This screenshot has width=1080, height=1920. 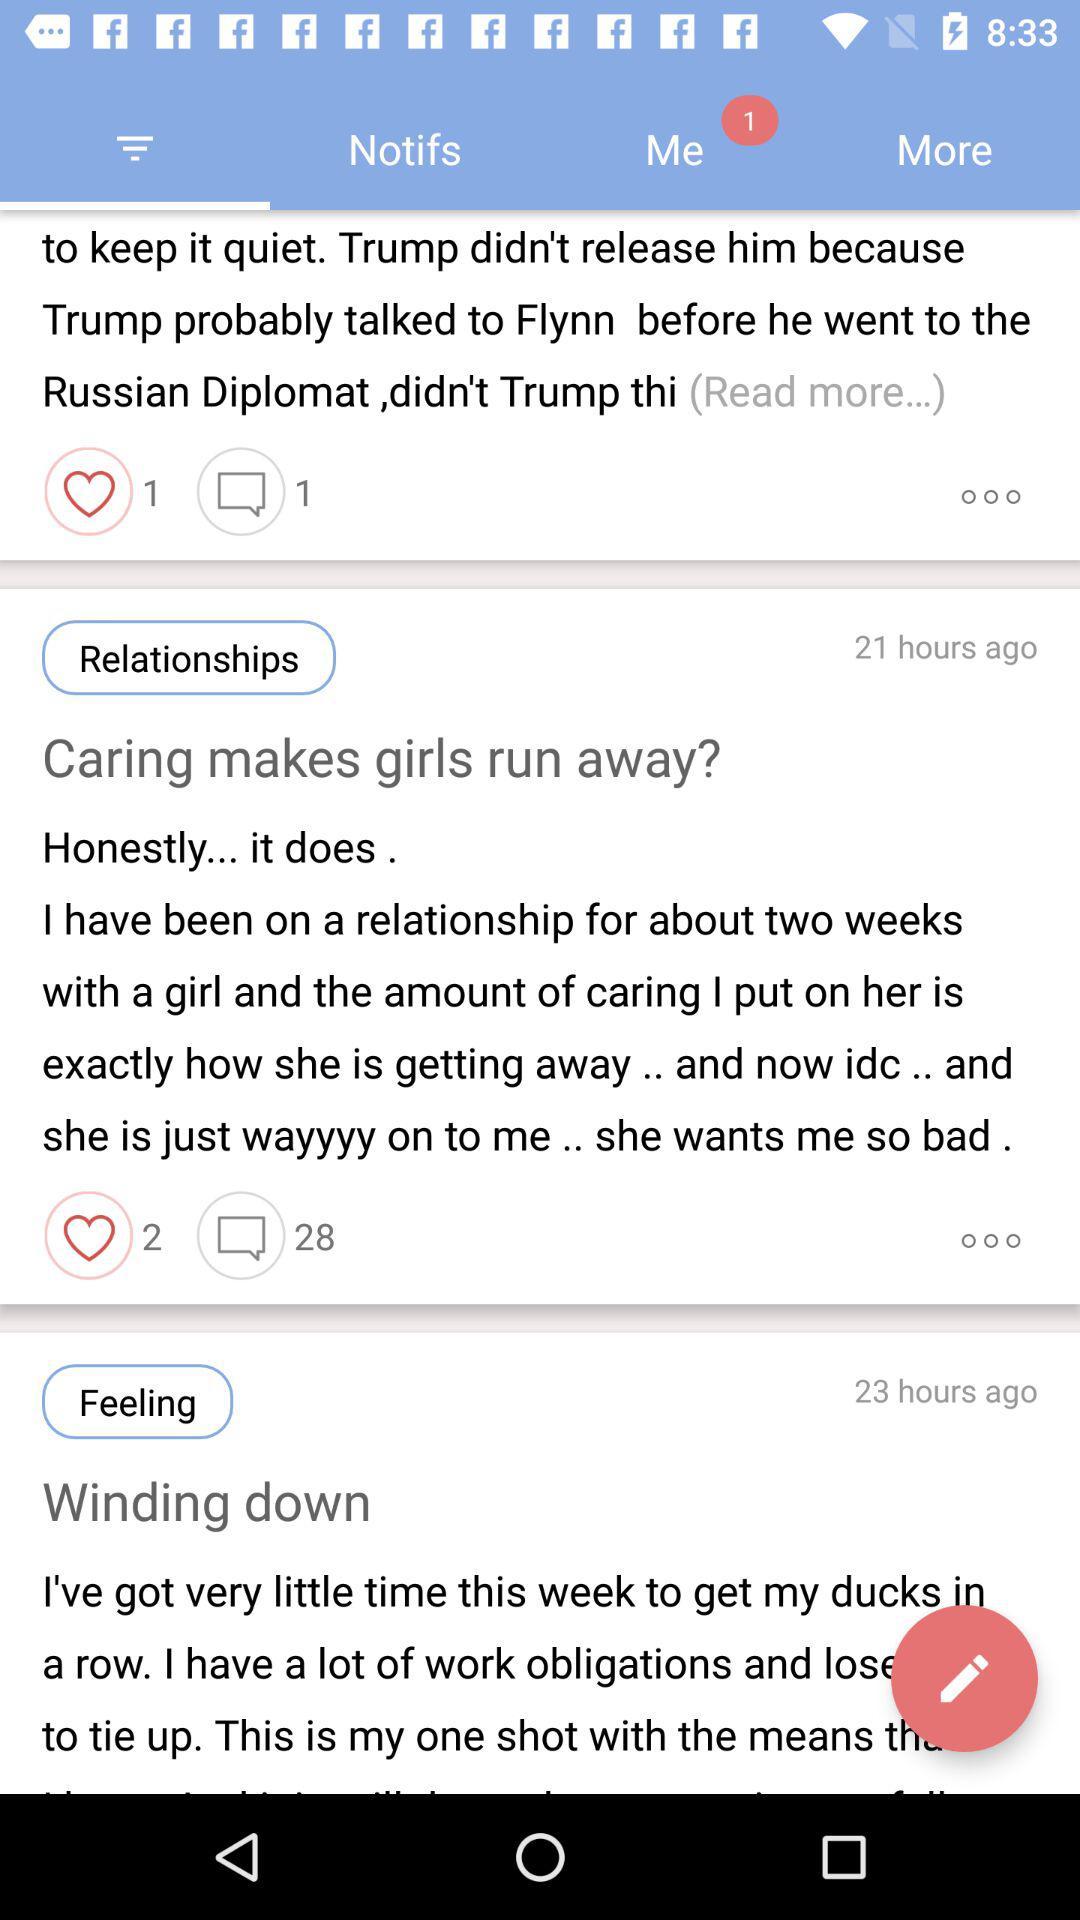 I want to click on icon to the left of 23 hours ago item, so click(x=136, y=1400).